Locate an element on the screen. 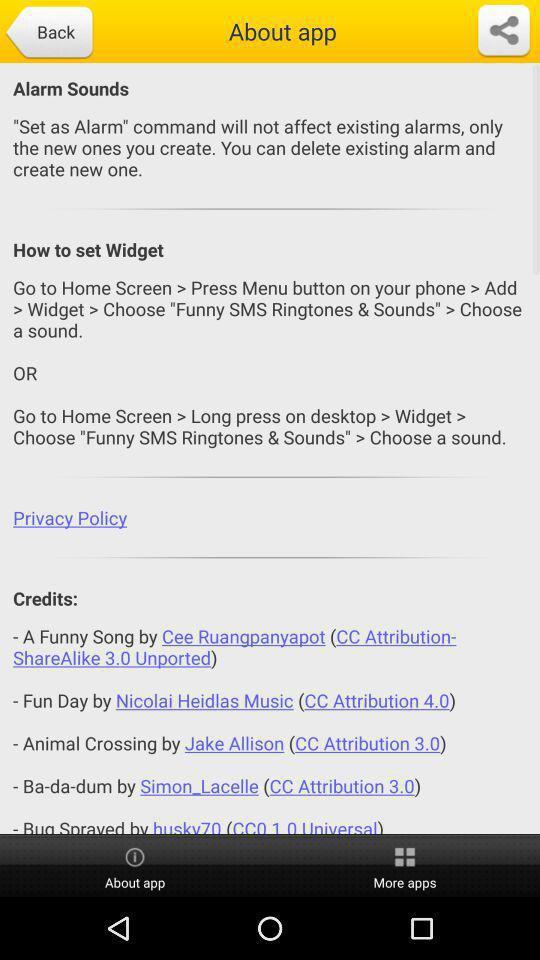 This screenshot has width=540, height=960. icon below the a funny song icon is located at coordinates (405, 865).